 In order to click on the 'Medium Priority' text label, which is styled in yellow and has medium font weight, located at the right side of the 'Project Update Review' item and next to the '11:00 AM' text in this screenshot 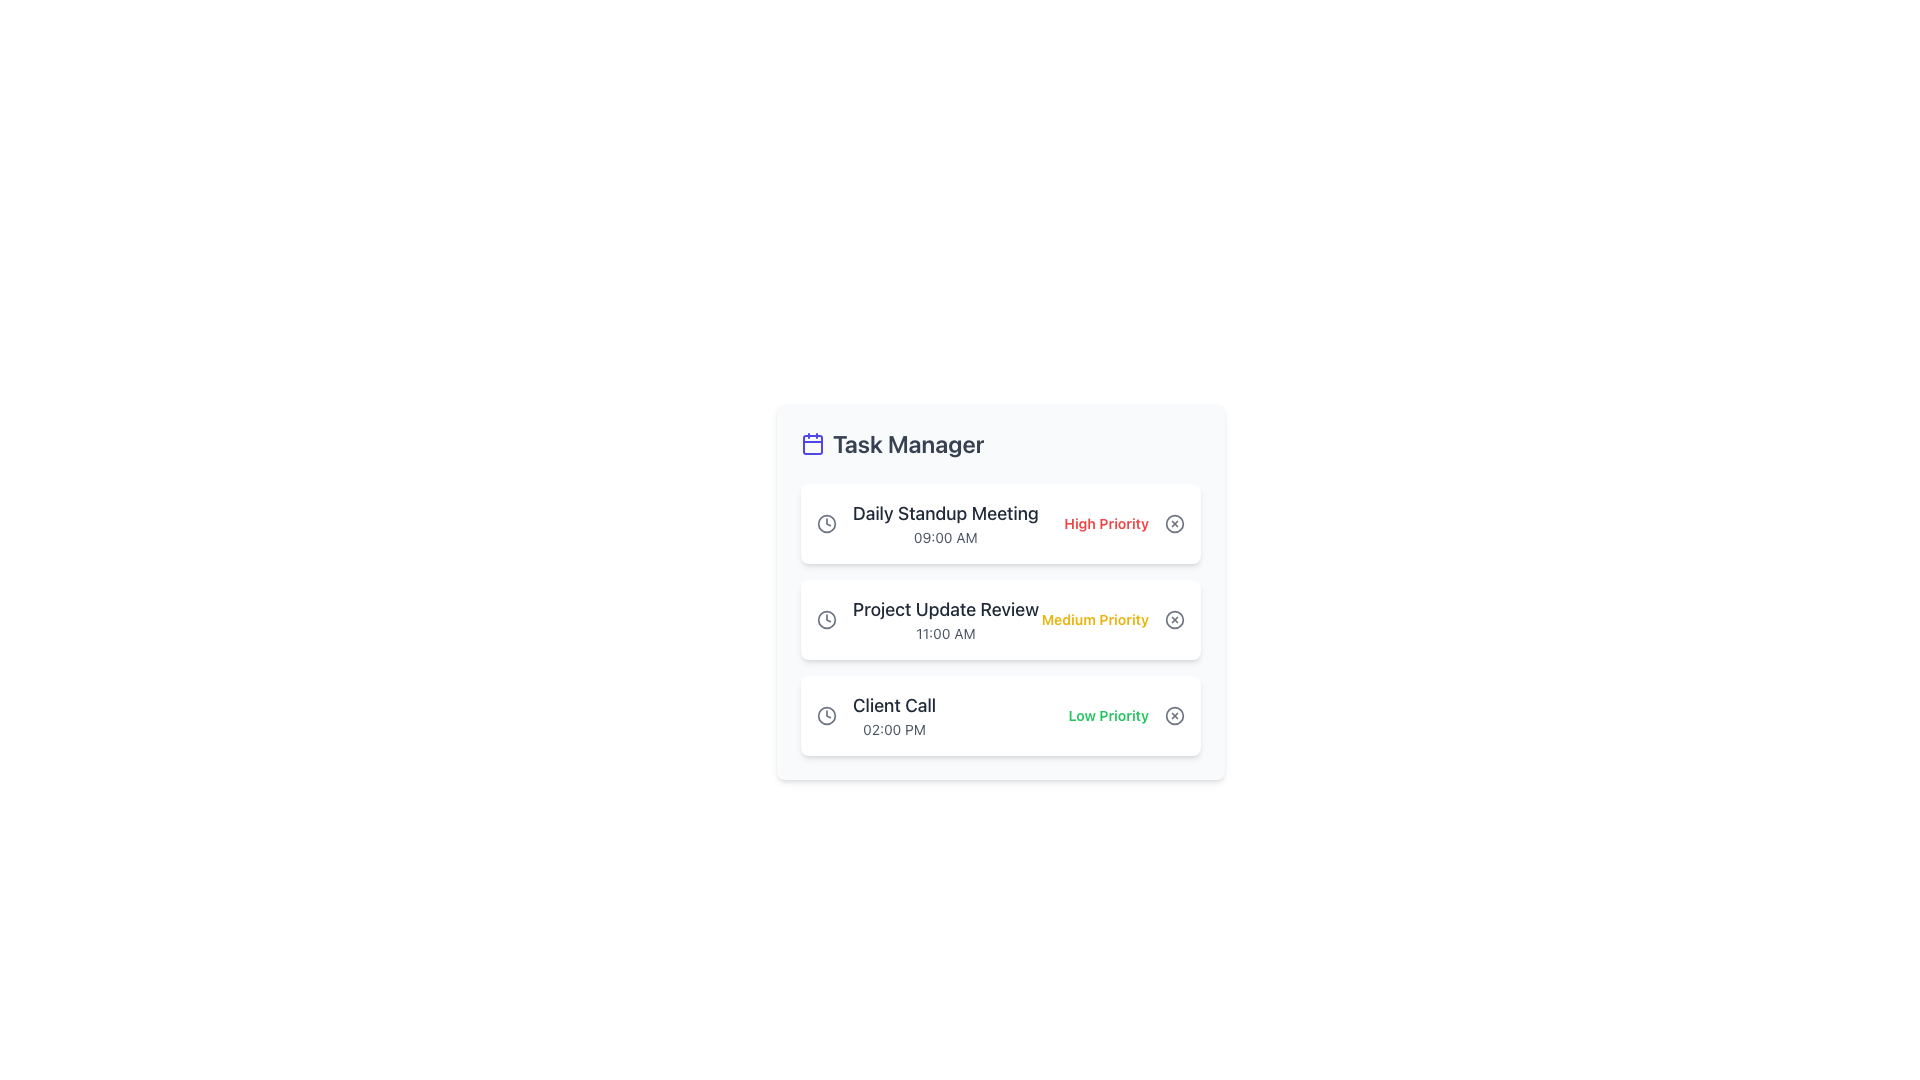, I will do `click(1112, 619)`.